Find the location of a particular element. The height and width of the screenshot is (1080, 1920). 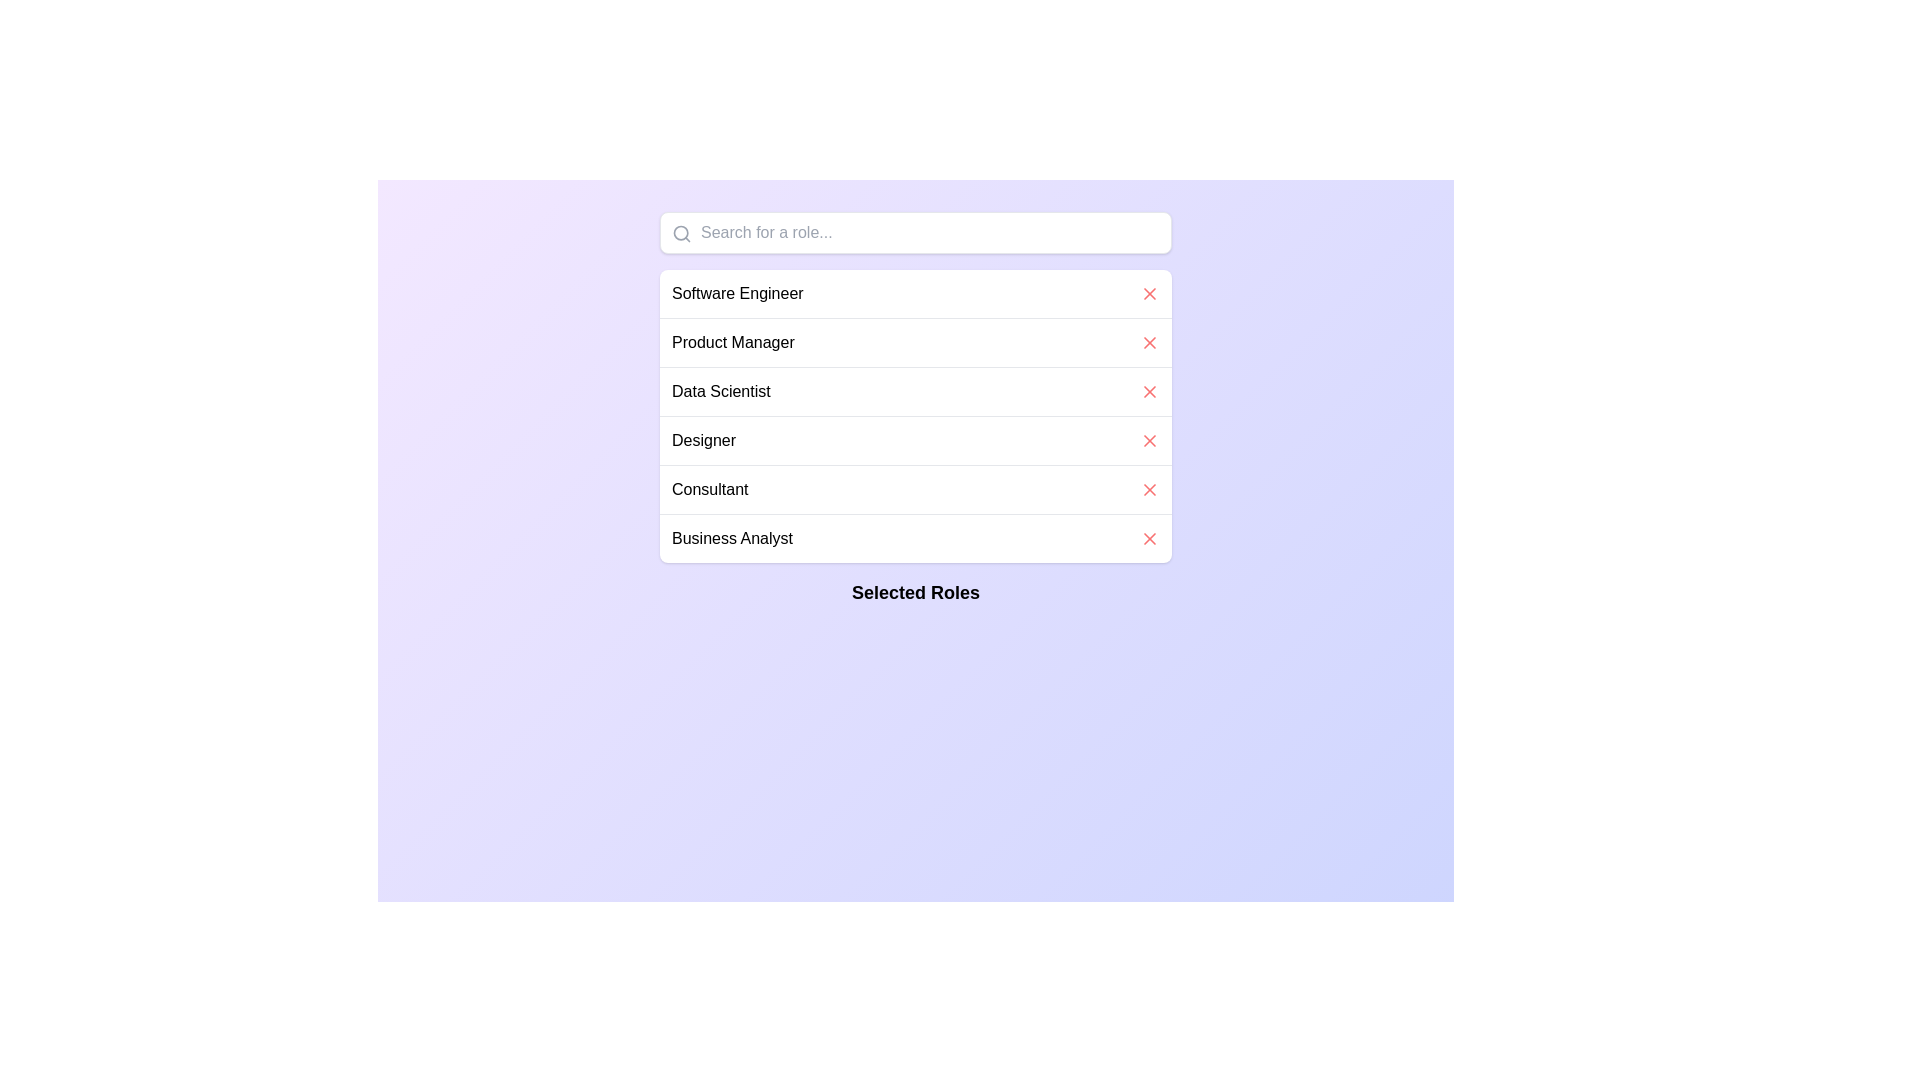

the 'X' icon located at the far right of the 'Consultant' row is located at coordinates (1150, 489).